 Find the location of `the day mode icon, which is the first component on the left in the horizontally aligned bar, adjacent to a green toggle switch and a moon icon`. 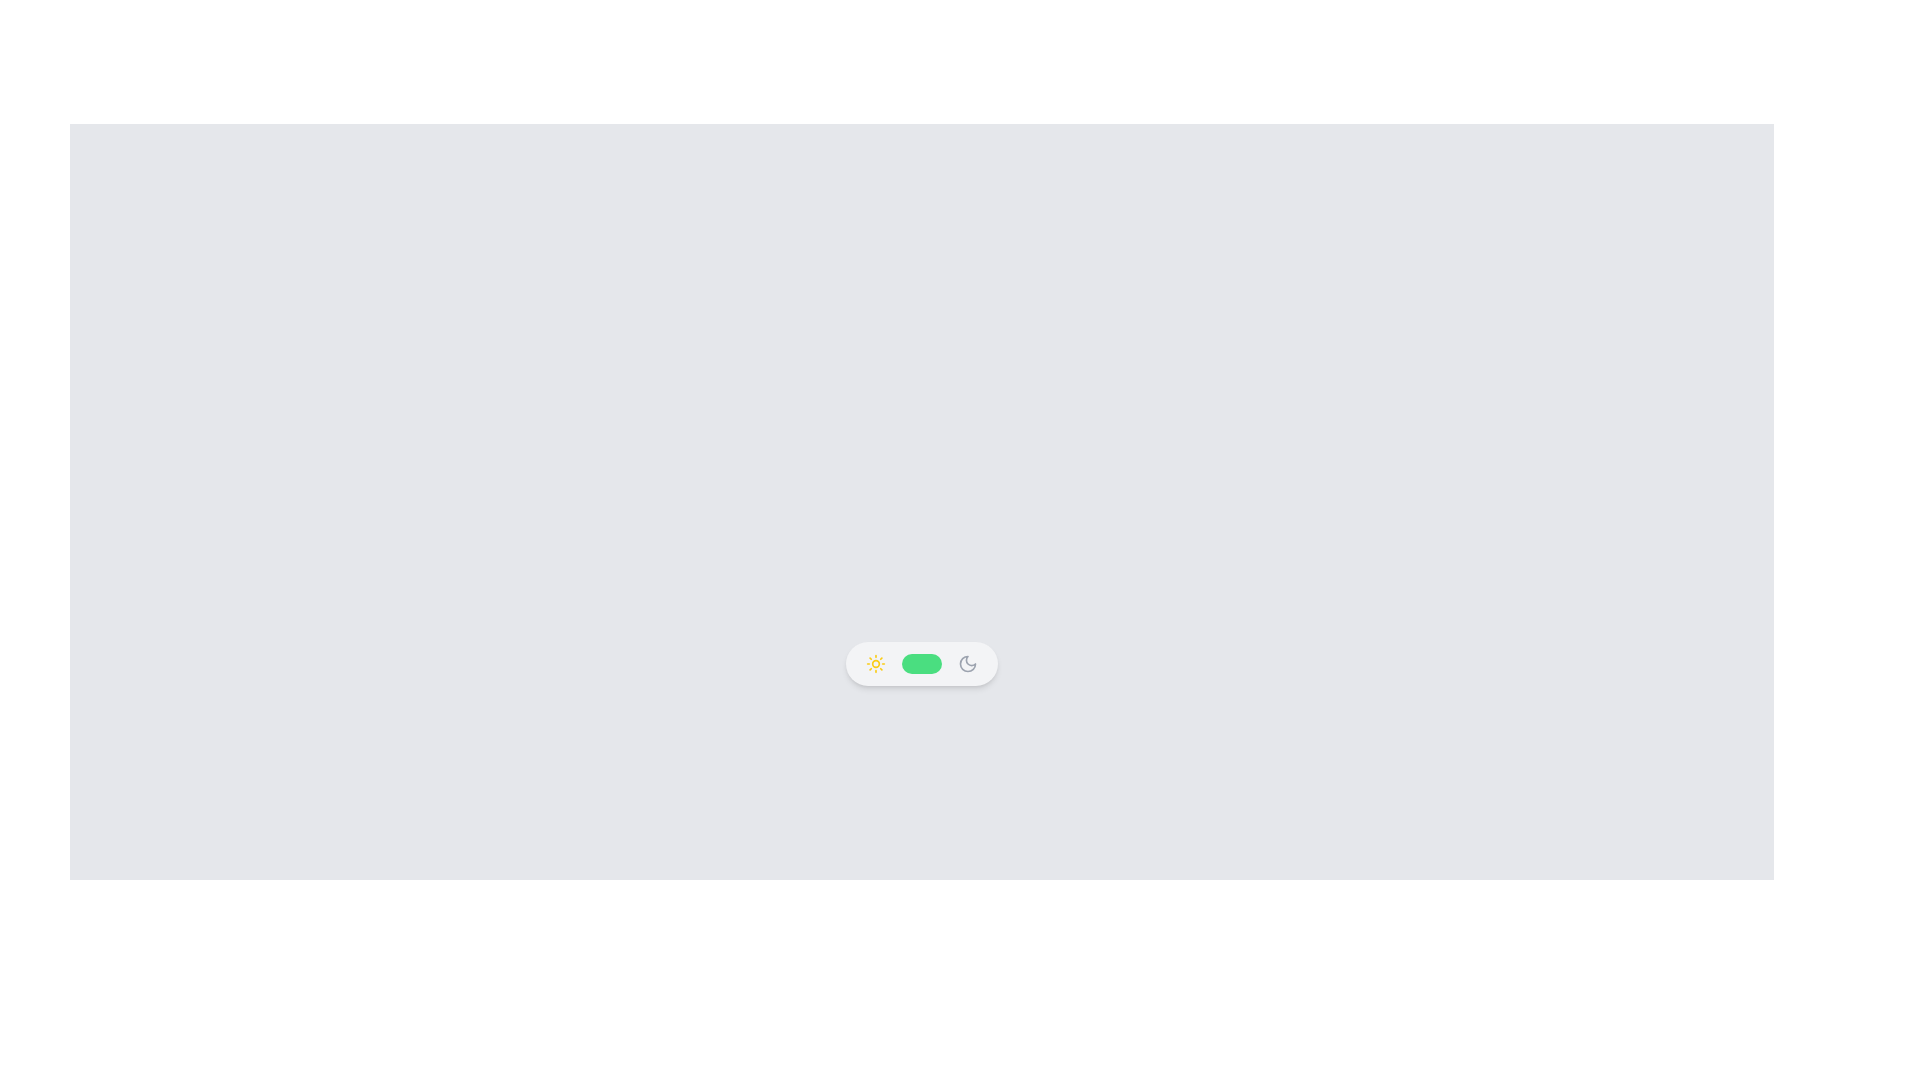

the day mode icon, which is the first component on the left in the horizontally aligned bar, adjacent to a green toggle switch and a moon icon is located at coordinates (875, 663).